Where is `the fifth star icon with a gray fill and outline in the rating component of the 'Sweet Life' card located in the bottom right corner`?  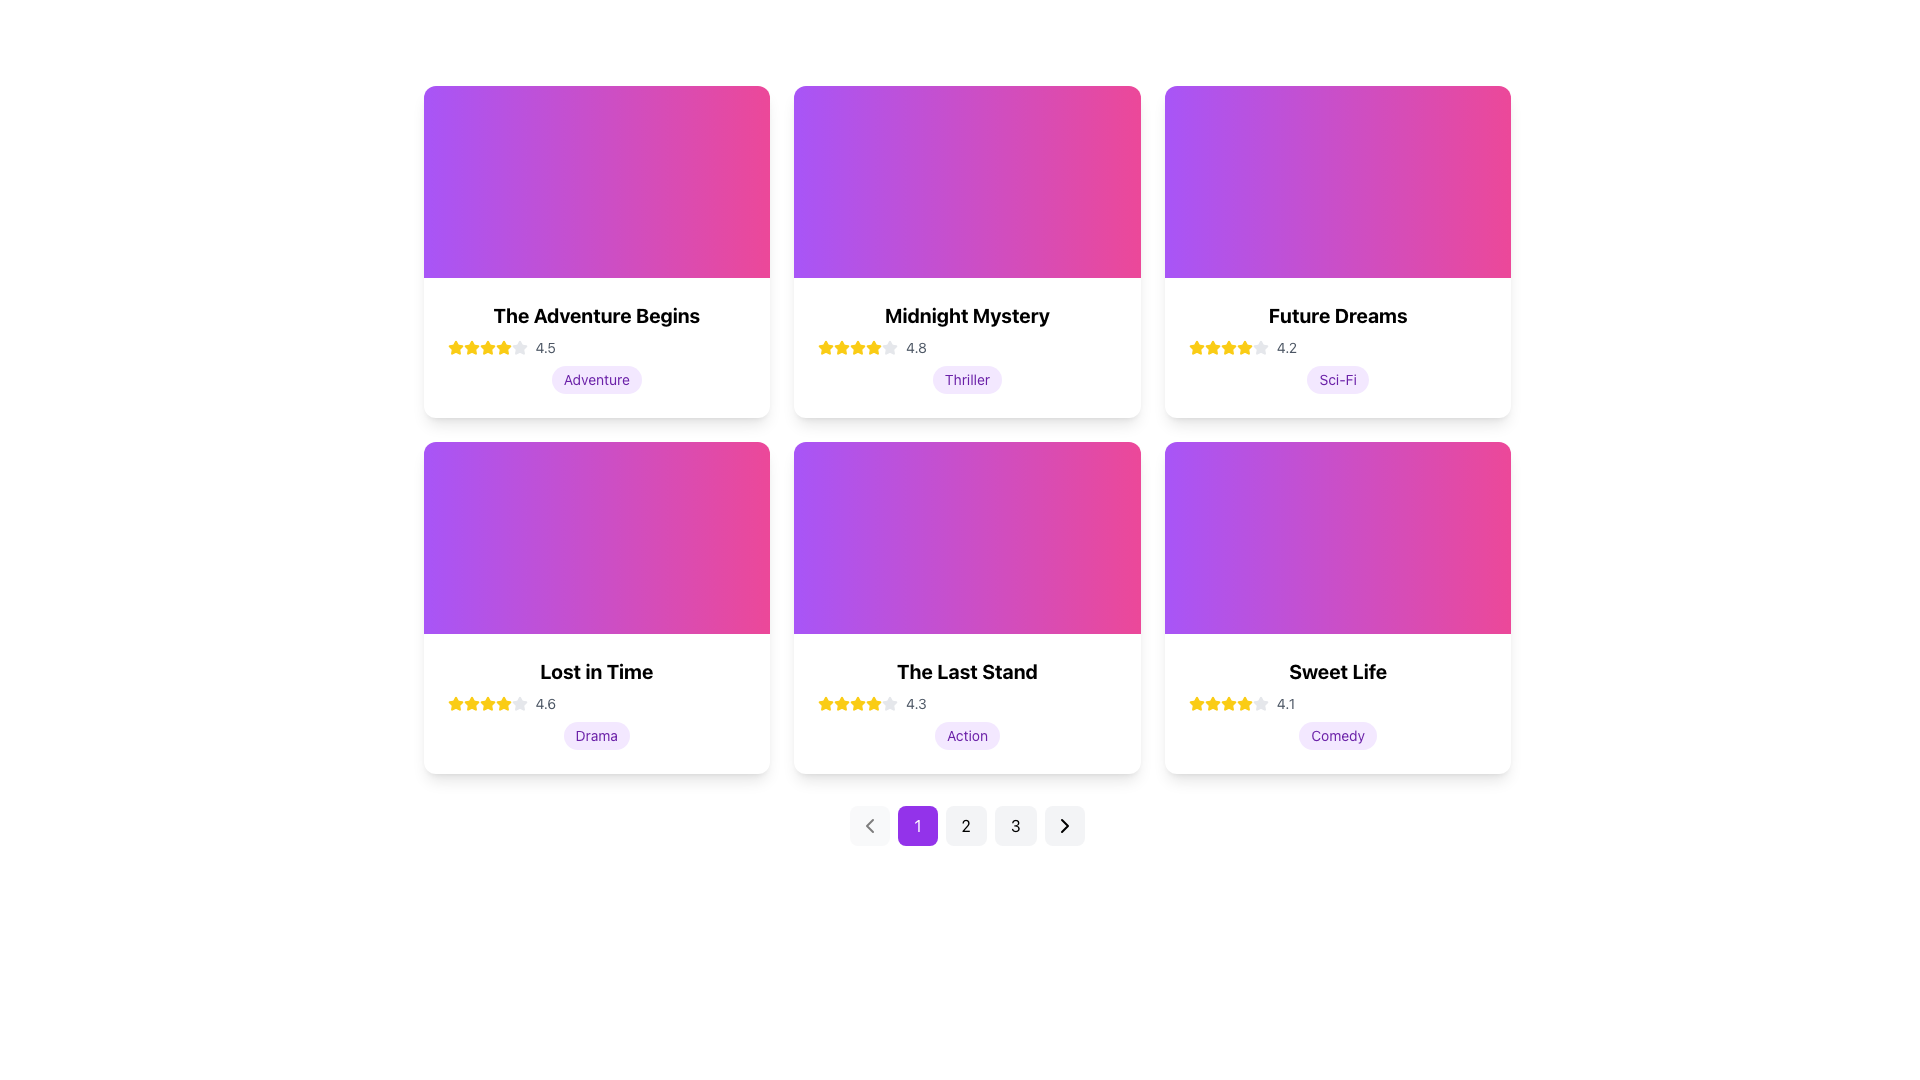 the fifth star icon with a gray fill and outline in the rating component of the 'Sweet Life' card located in the bottom right corner is located at coordinates (1259, 703).